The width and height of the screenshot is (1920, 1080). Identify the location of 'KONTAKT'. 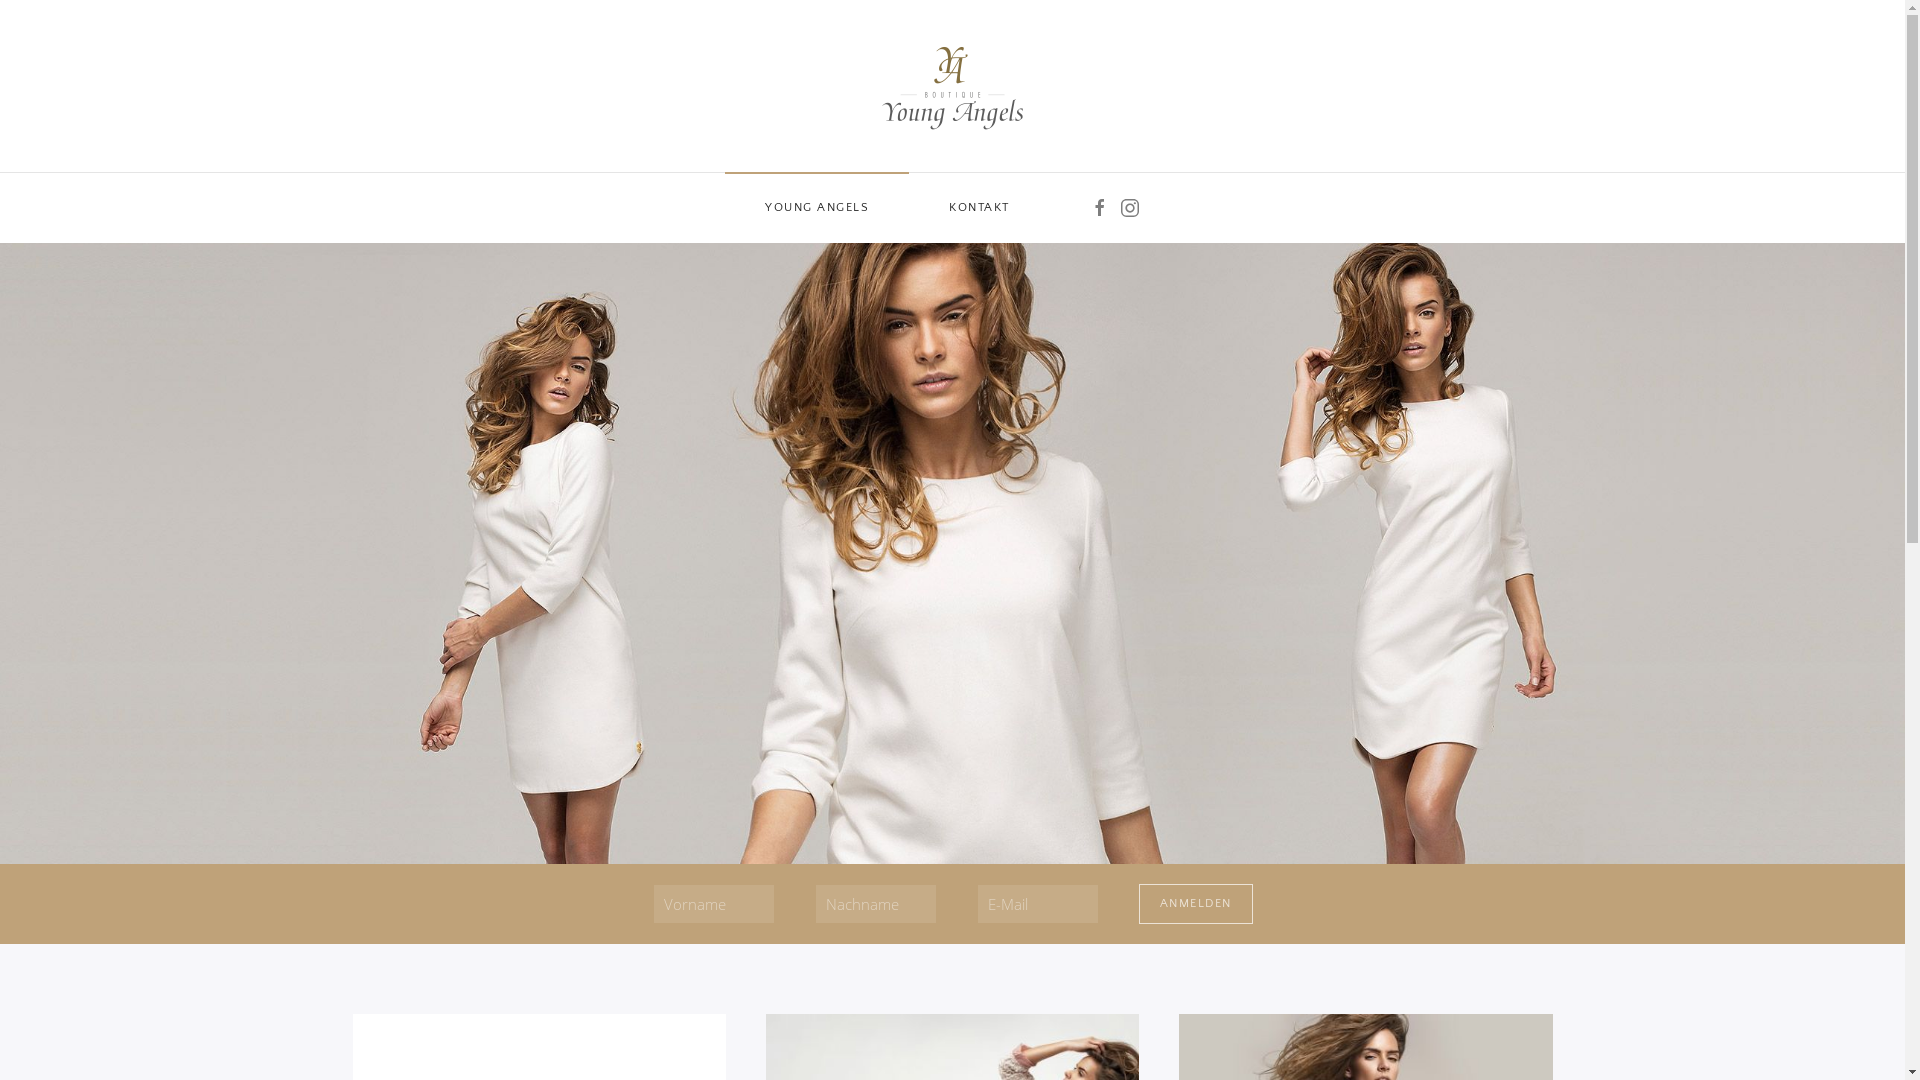
(979, 208).